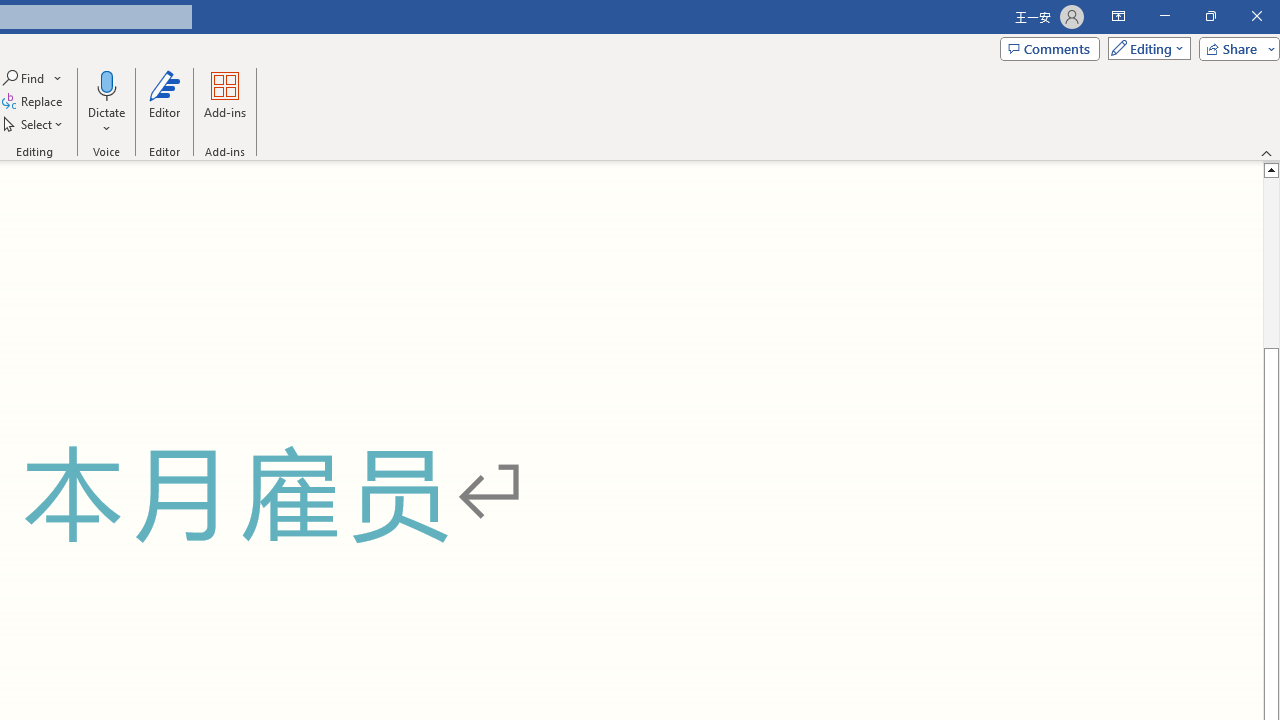 This screenshot has width=1280, height=720. I want to click on 'Dictate', so click(105, 103).